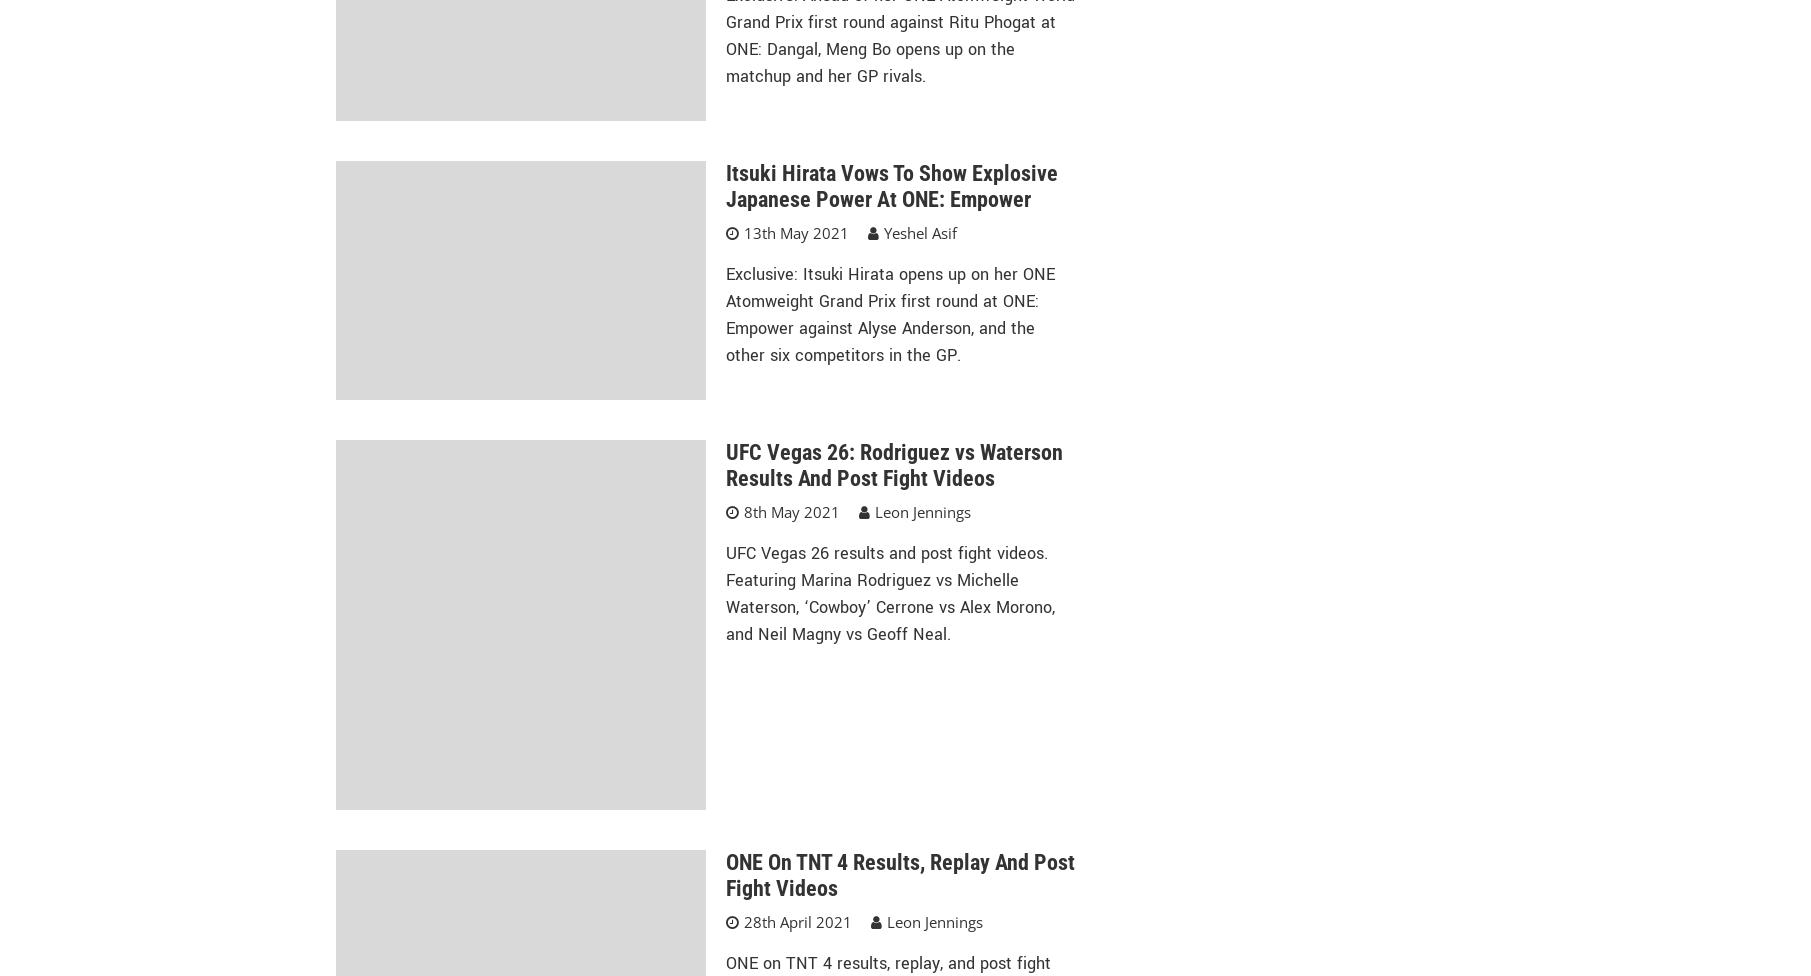 The image size is (1811, 976). I want to click on '28th April 2021', so click(796, 919).